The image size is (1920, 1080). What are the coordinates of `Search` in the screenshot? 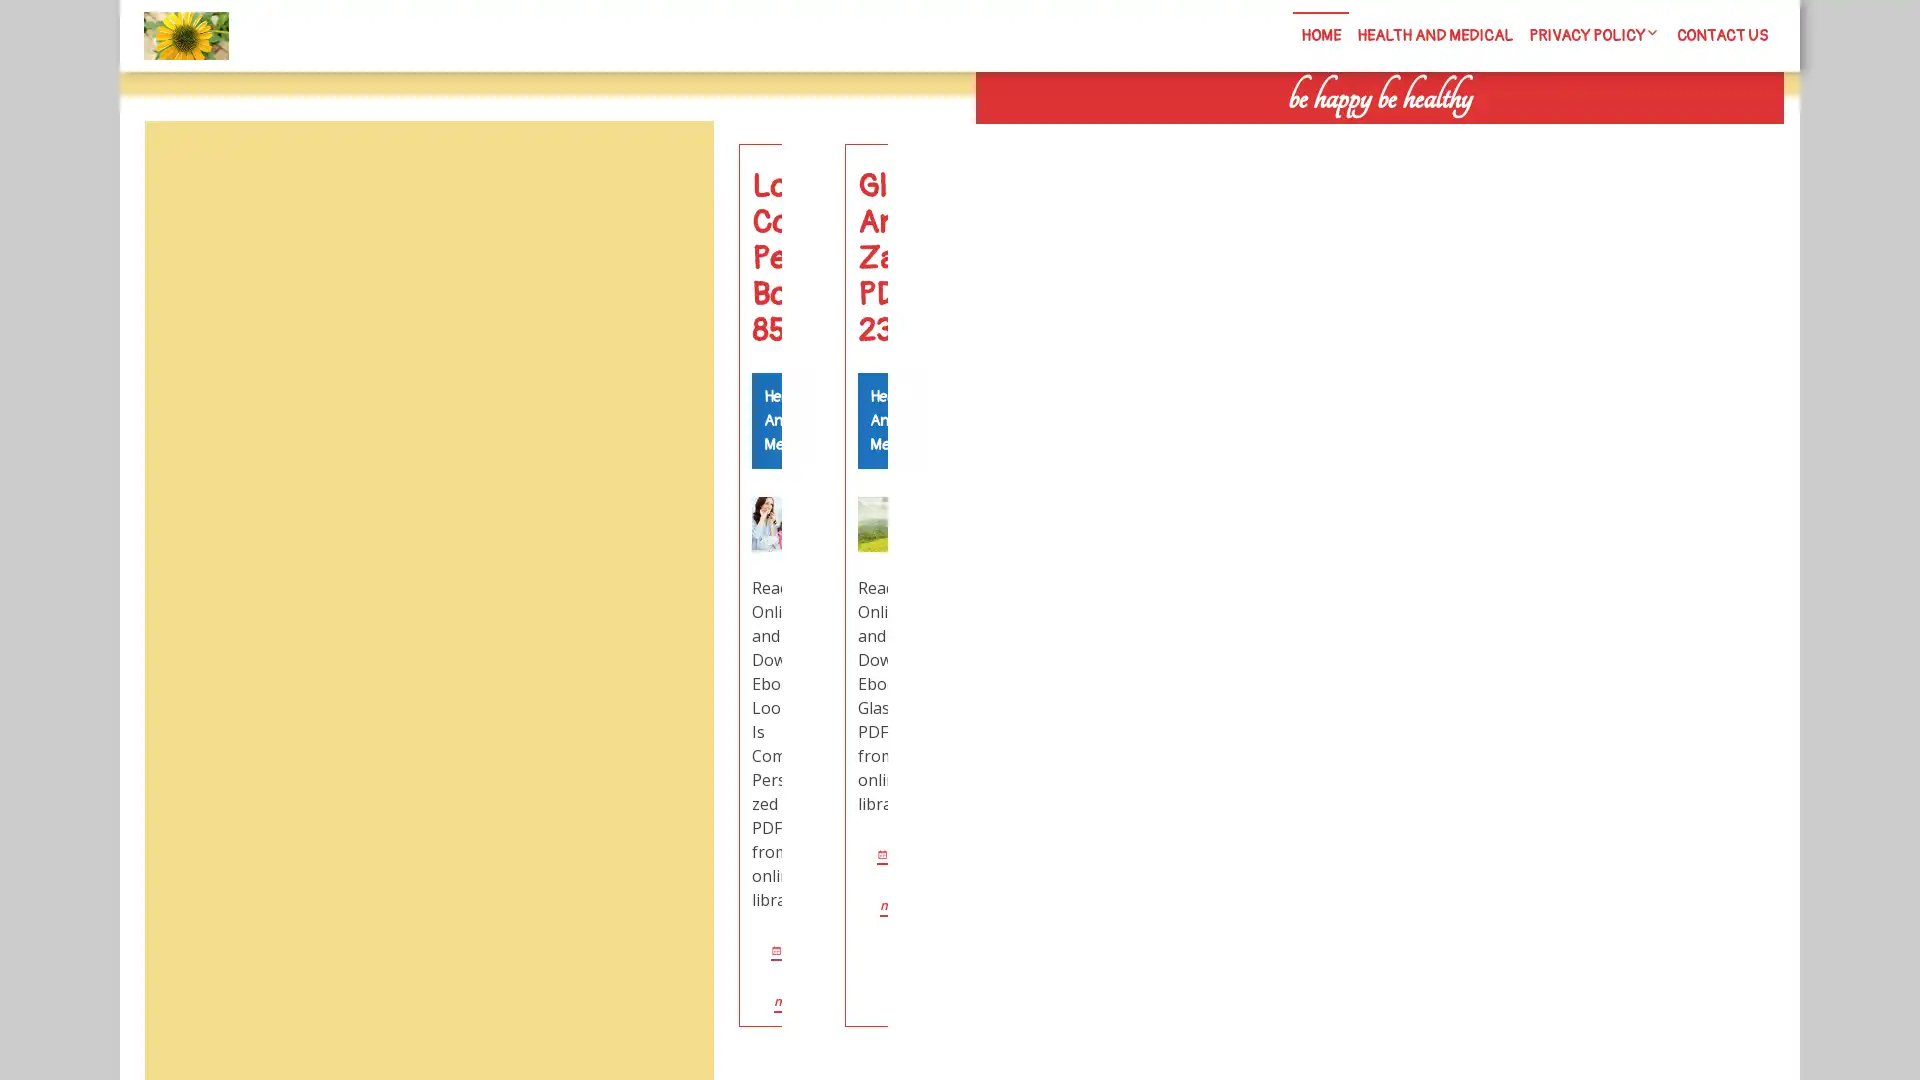 It's located at (1557, 140).